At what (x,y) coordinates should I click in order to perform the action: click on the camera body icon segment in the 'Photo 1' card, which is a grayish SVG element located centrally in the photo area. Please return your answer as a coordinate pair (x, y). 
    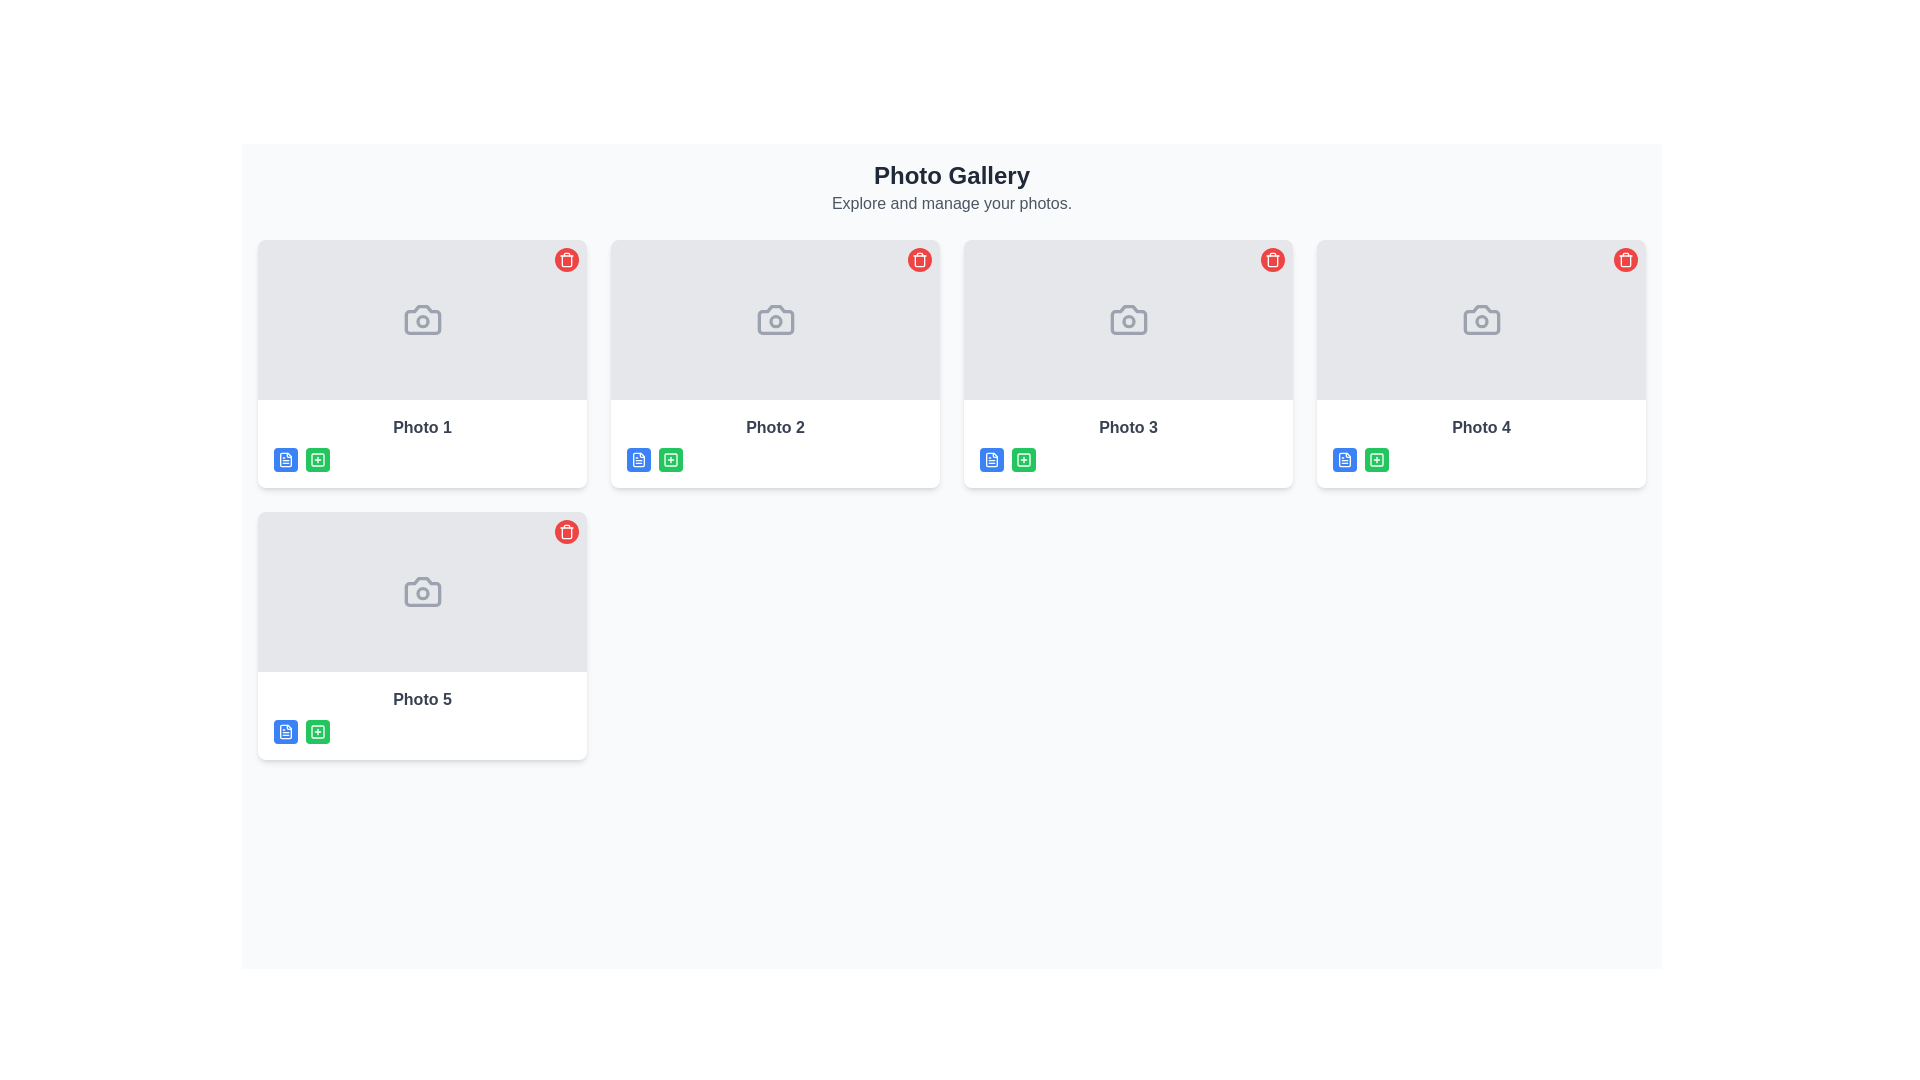
    Looking at the image, I should click on (421, 319).